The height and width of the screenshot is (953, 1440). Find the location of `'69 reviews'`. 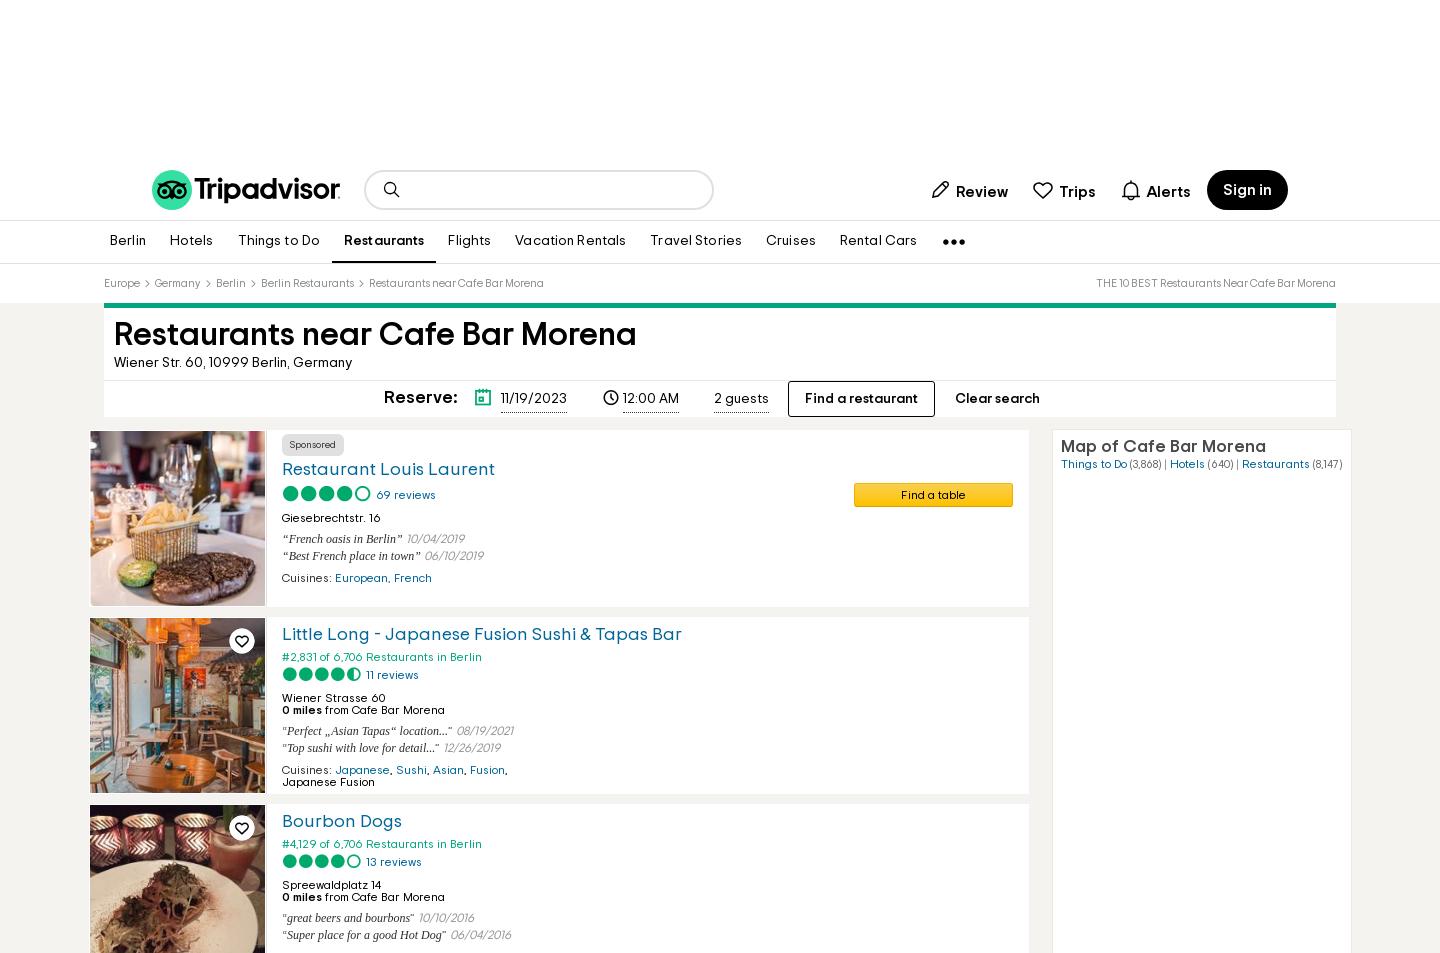

'69 reviews' is located at coordinates (404, 494).